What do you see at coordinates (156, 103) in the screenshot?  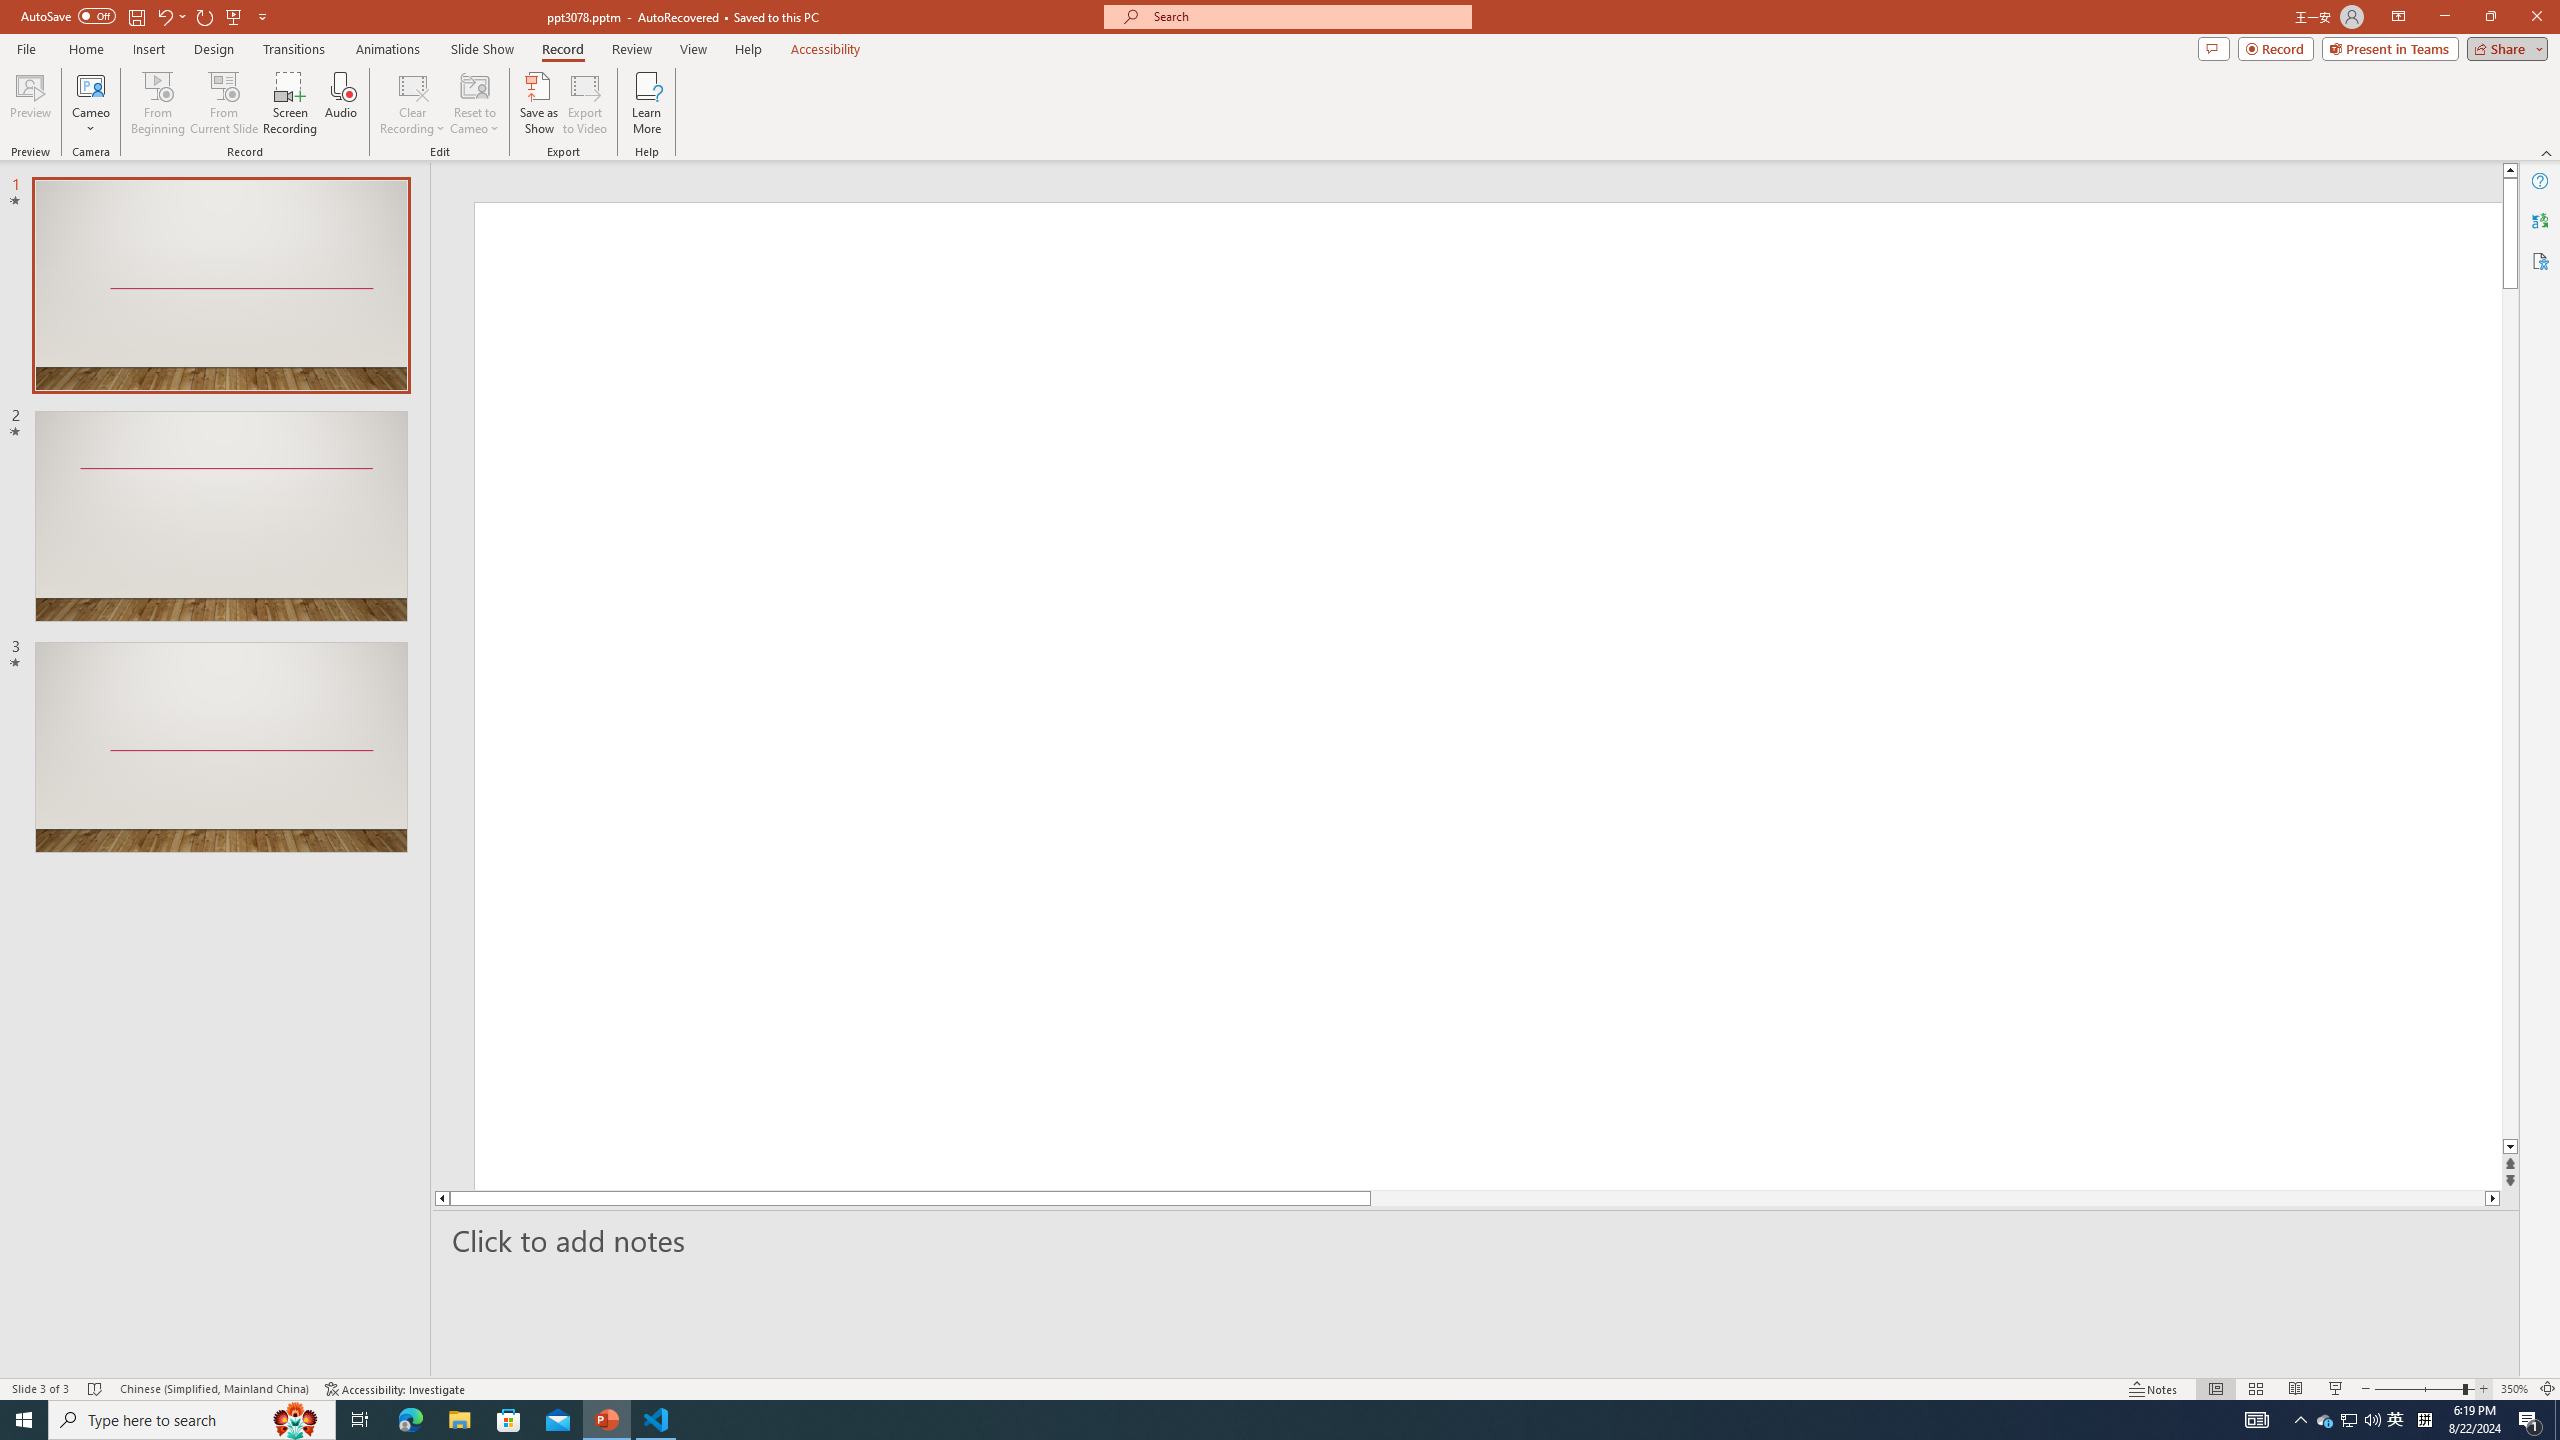 I see `'From Beginning...'` at bounding box center [156, 103].